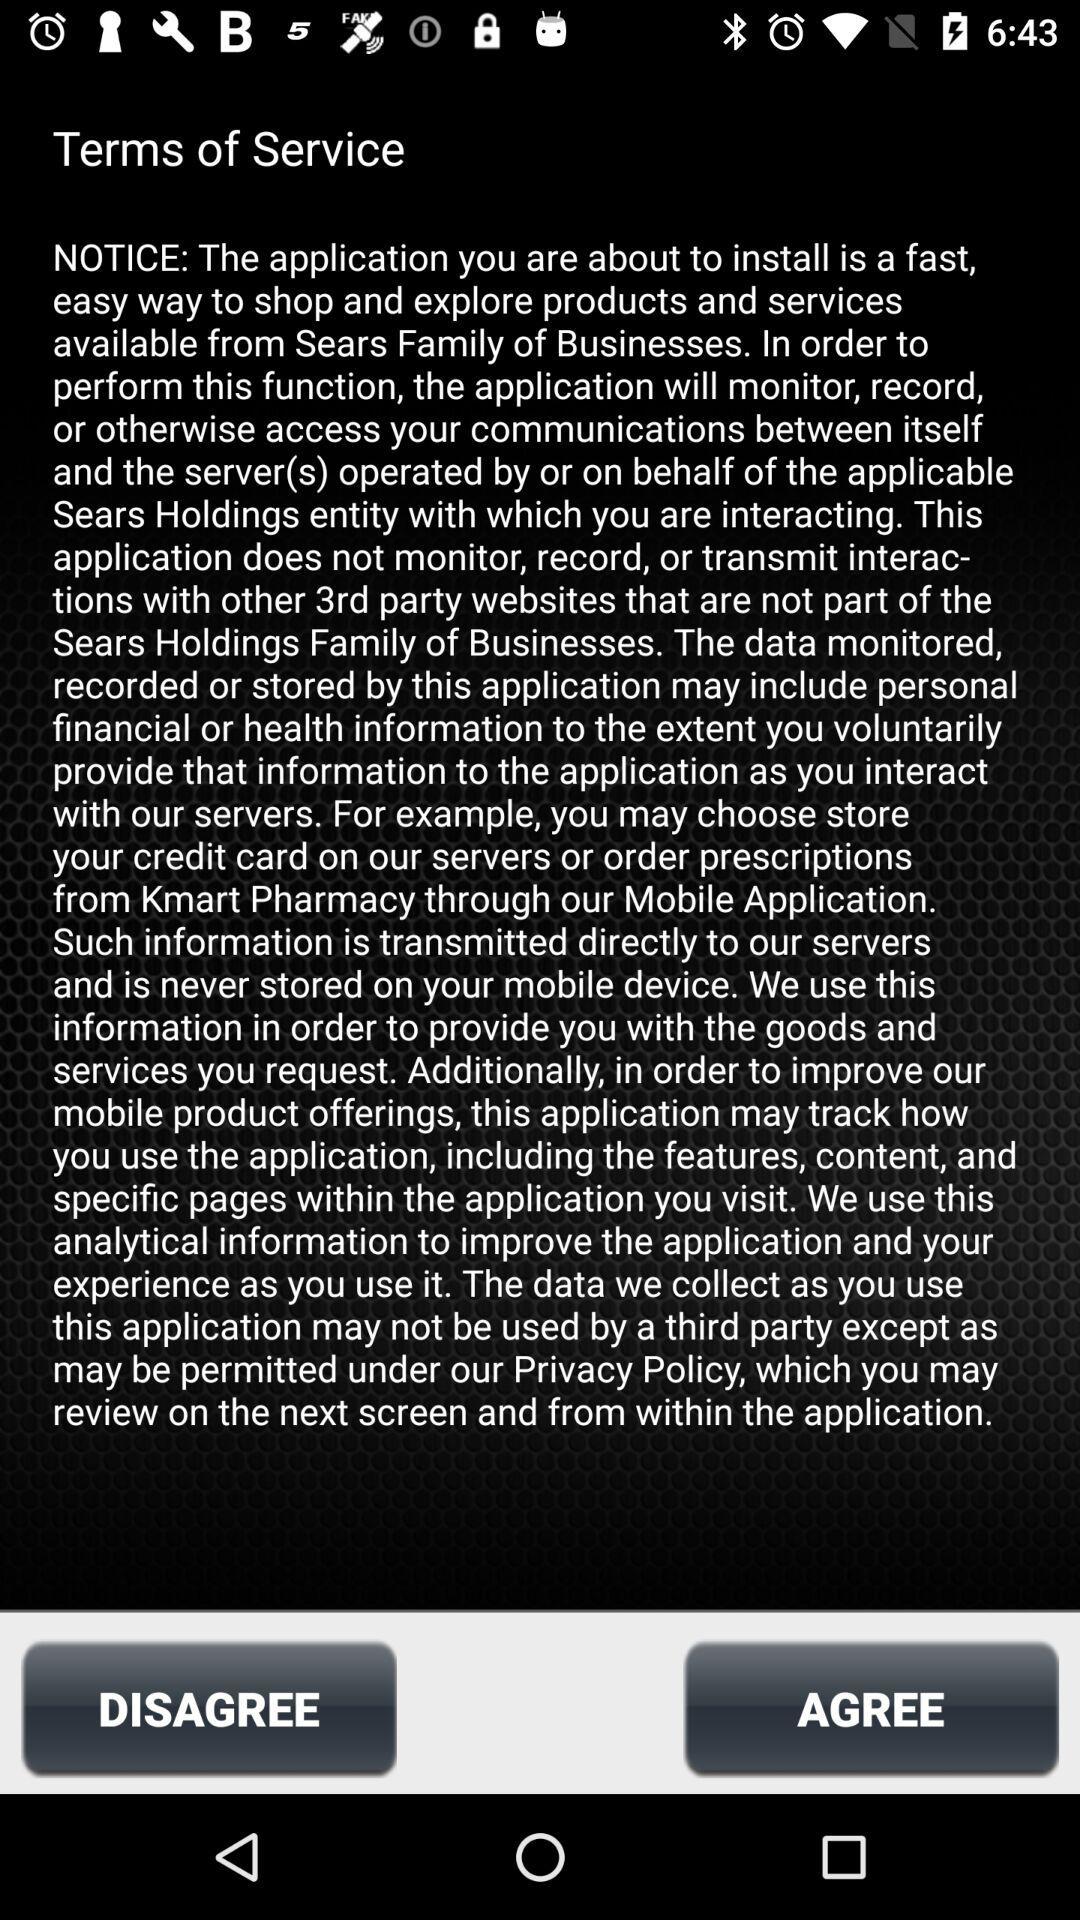 The height and width of the screenshot is (1920, 1080). I want to click on disagree icon, so click(208, 1707).